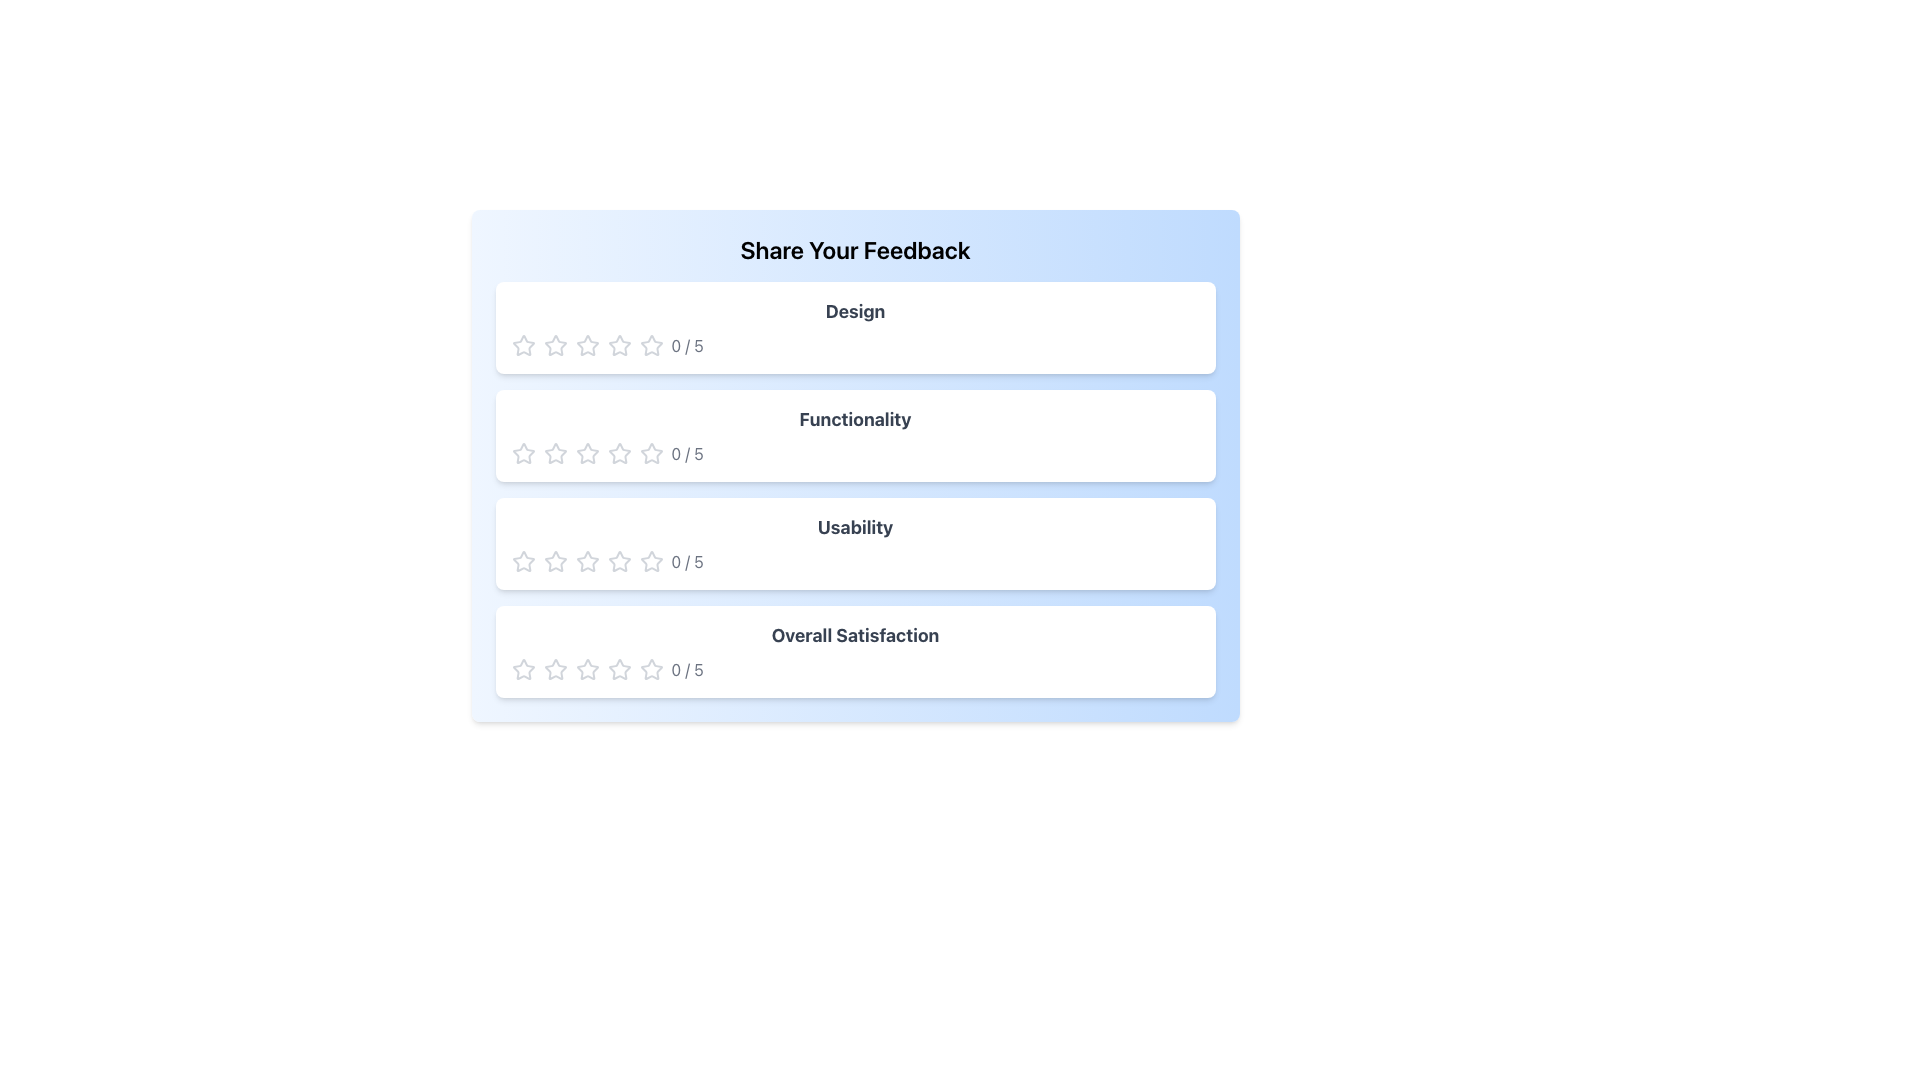 The height and width of the screenshot is (1080, 1920). I want to click on the second star icon in the rating system for the 'Functionality' aspect of the feedback form, so click(586, 453).